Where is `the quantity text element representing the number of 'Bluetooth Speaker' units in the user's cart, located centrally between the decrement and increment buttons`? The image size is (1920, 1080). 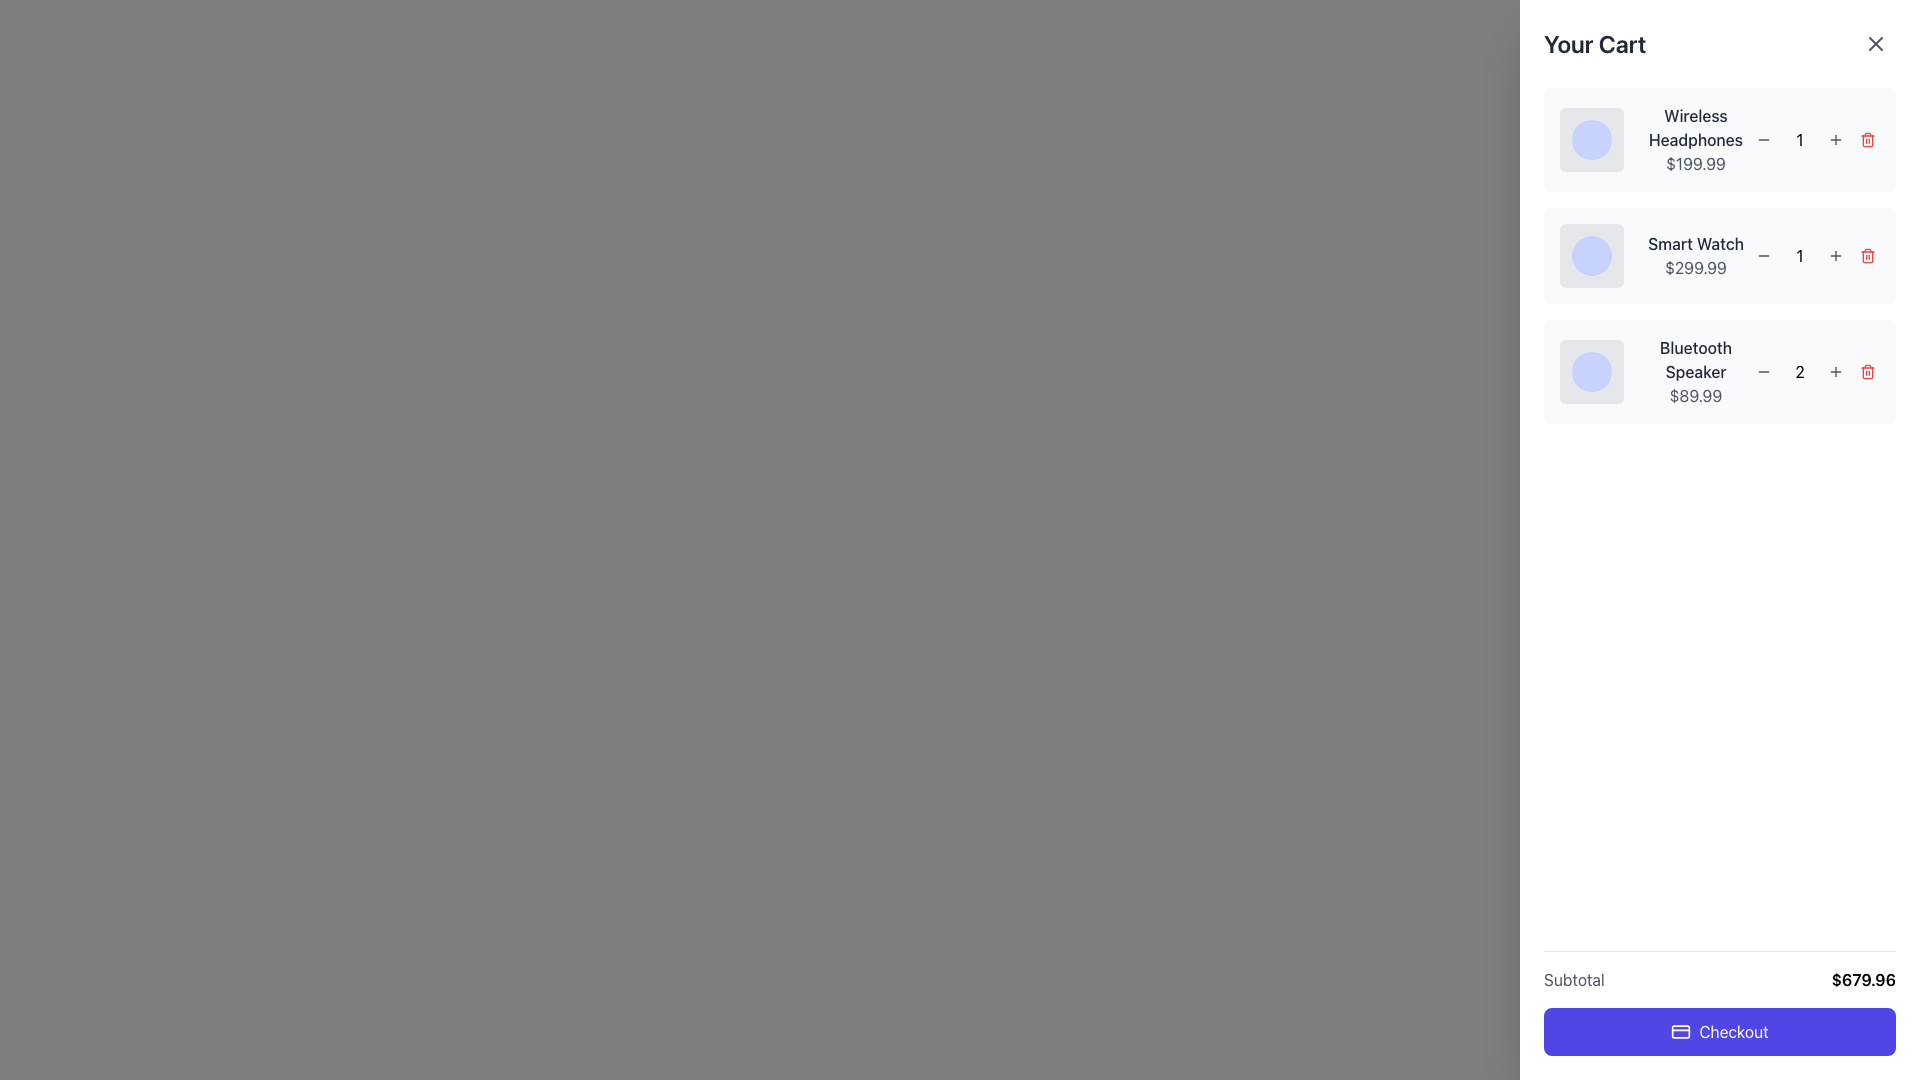 the quantity text element representing the number of 'Bluetooth Speaker' units in the user's cart, located centrally between the decrement and increment buttons is located at coordinates (1800, 371).